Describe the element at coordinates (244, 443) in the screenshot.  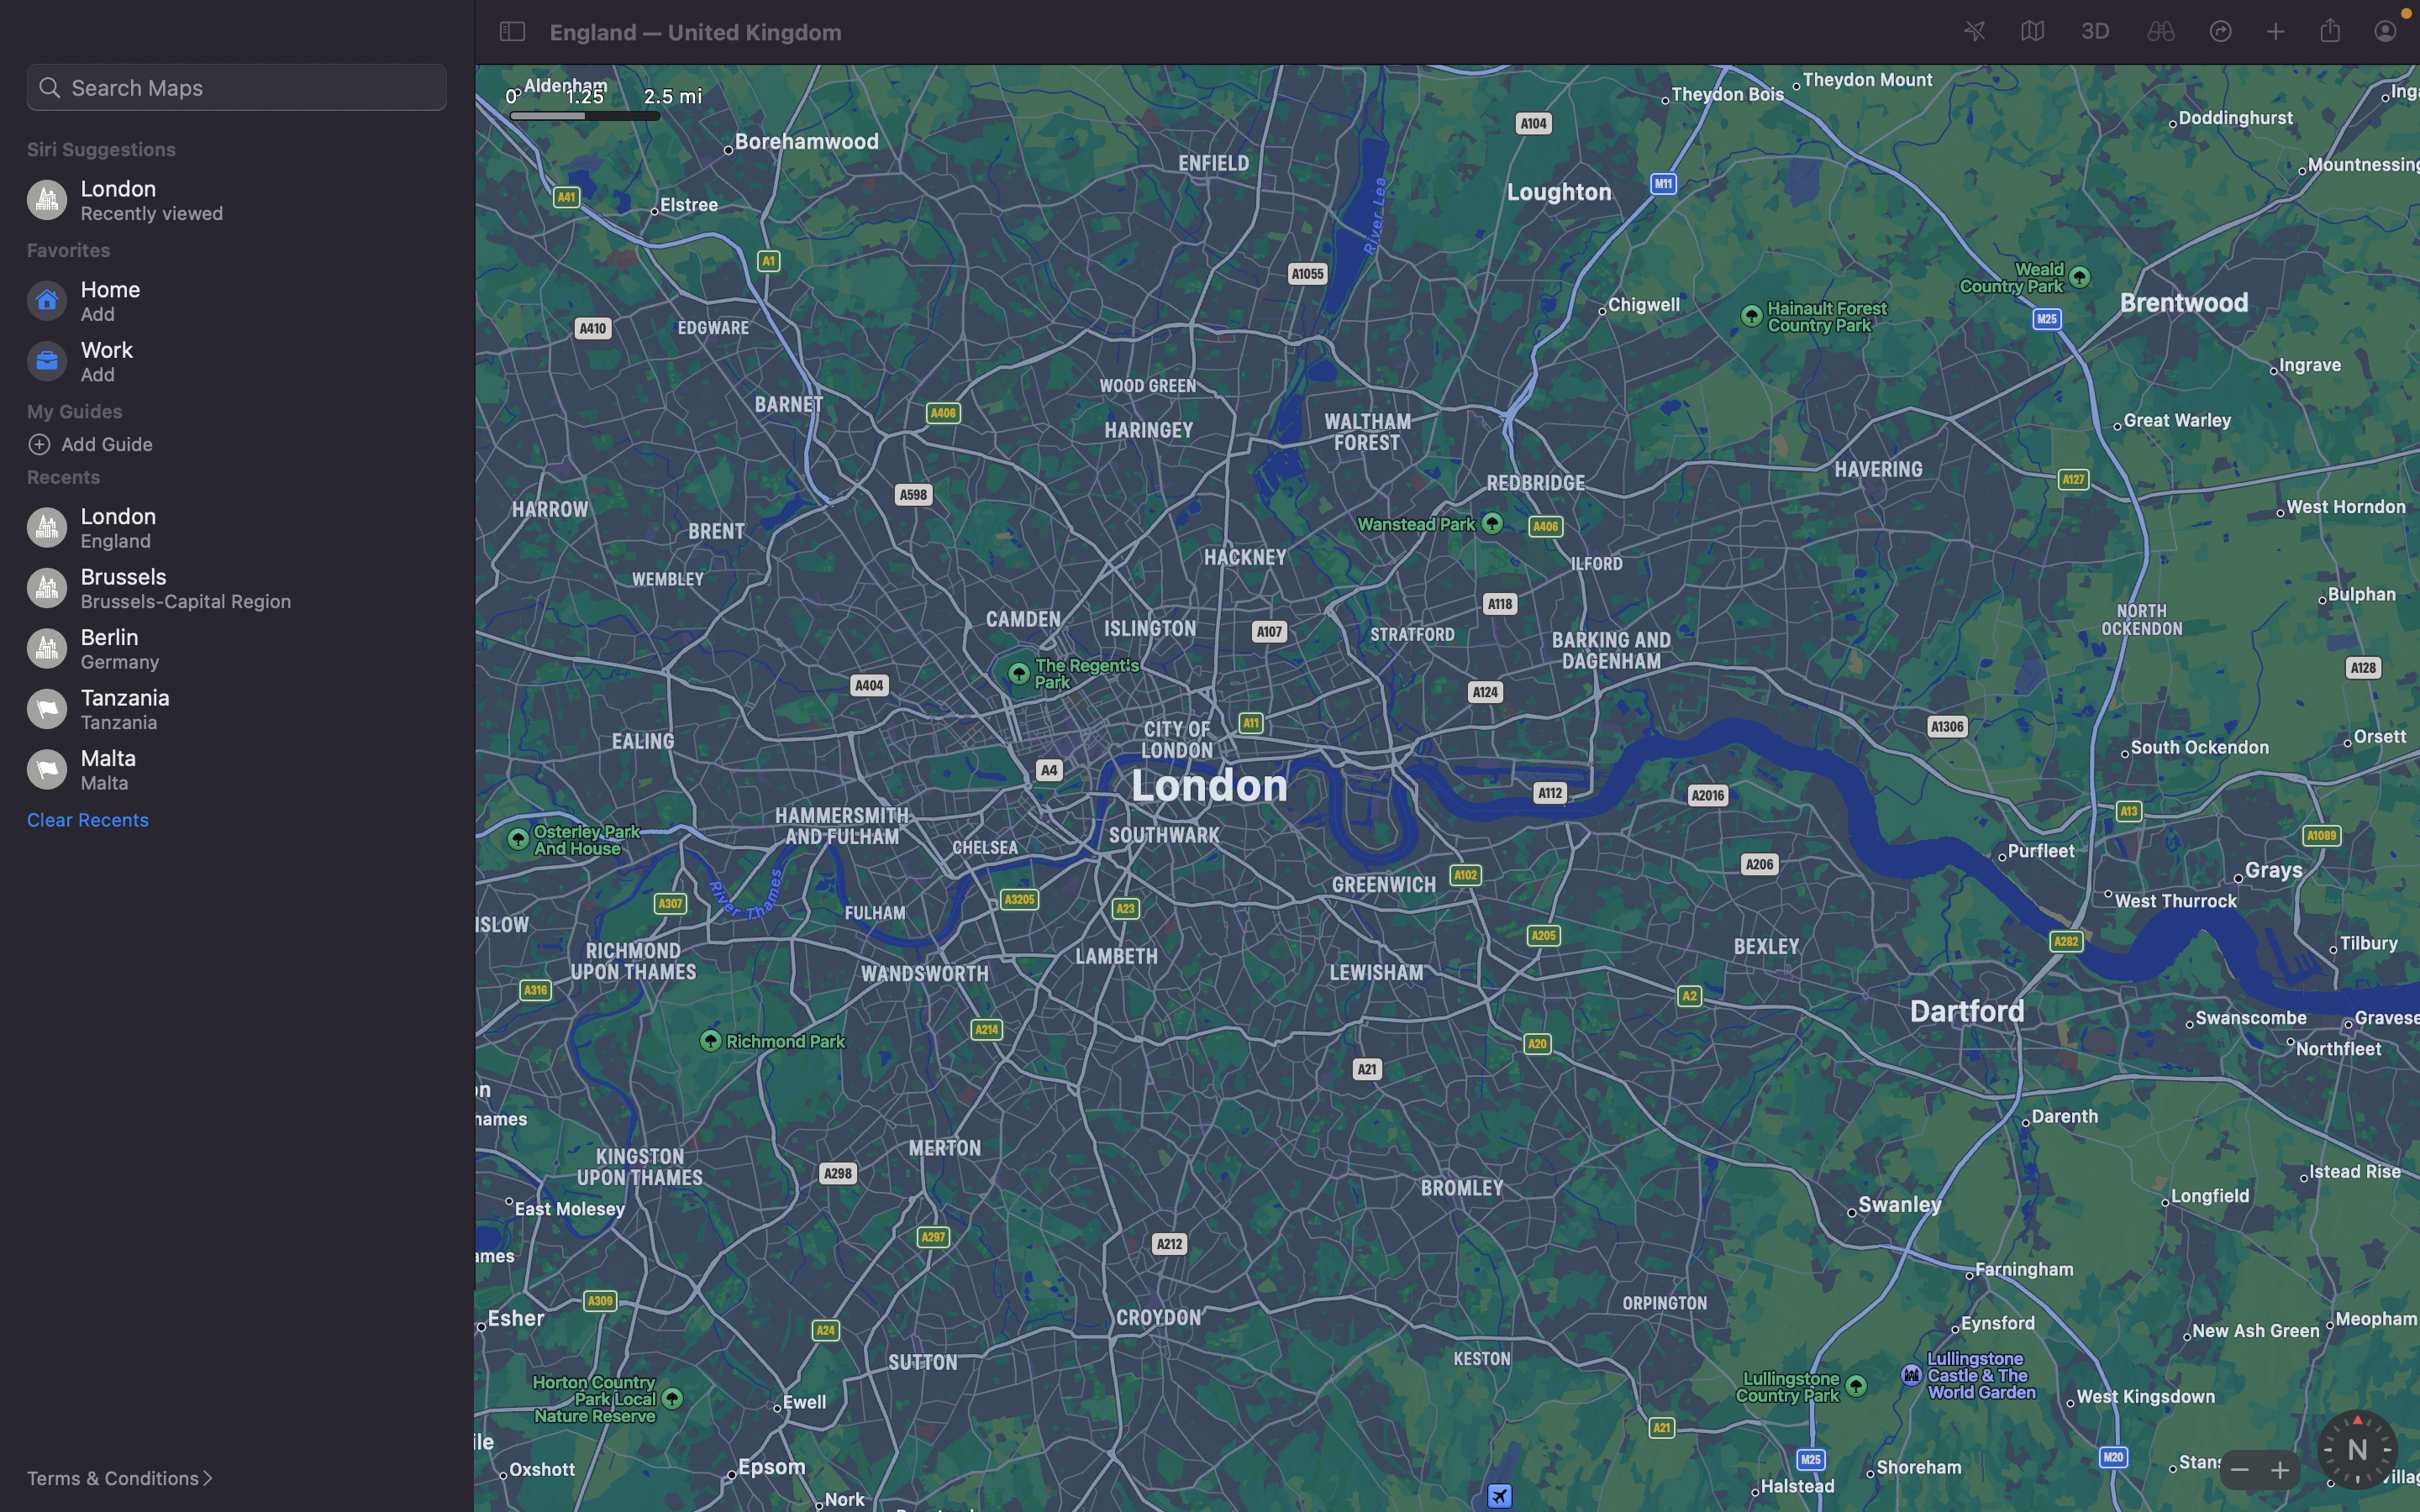
I see `Input a new guide location "bars" by using the "add guide" button` at that location.